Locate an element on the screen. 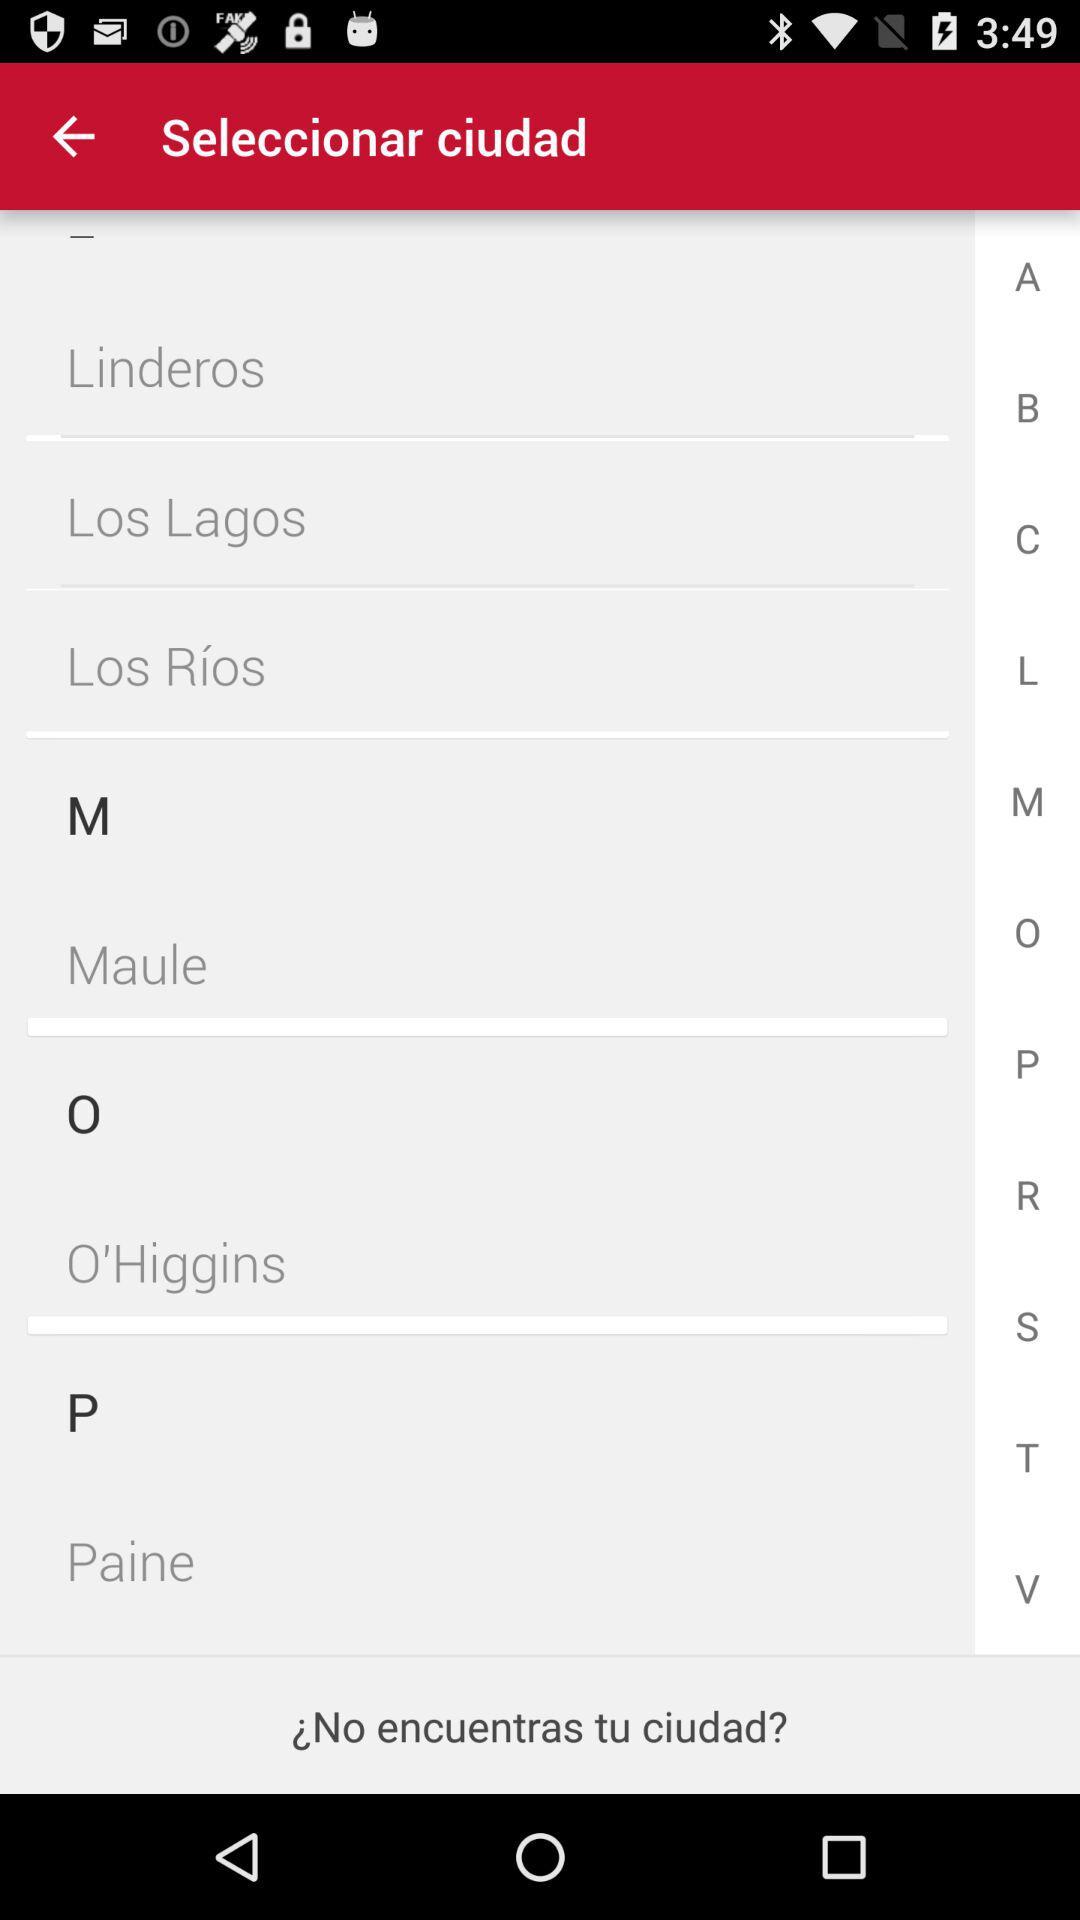 The height and width of the screenshot is (1920, 1080). icon above o is located at coordinates (487, 963).